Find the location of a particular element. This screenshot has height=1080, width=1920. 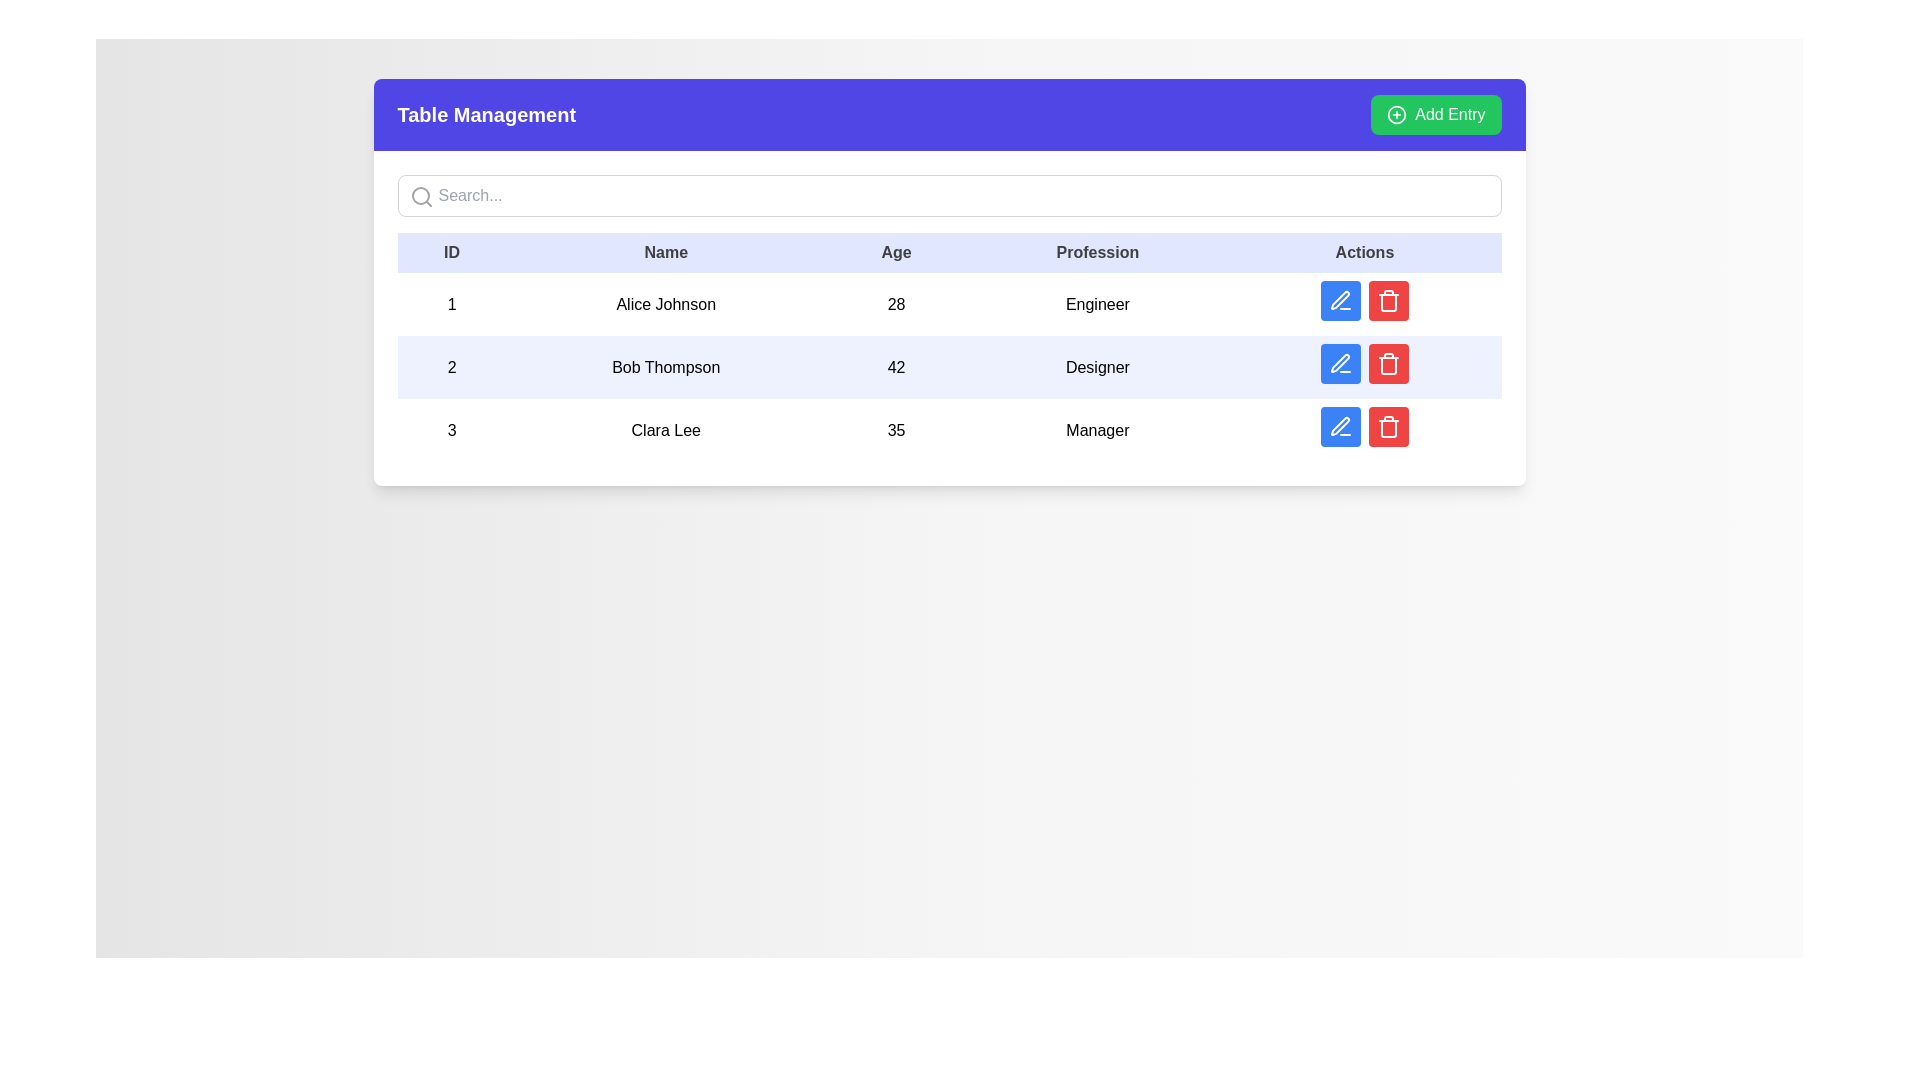

the text label displaying 'Clara Lee' in the 'Name' column of the third row in the table is located at coordinates (666, 429).